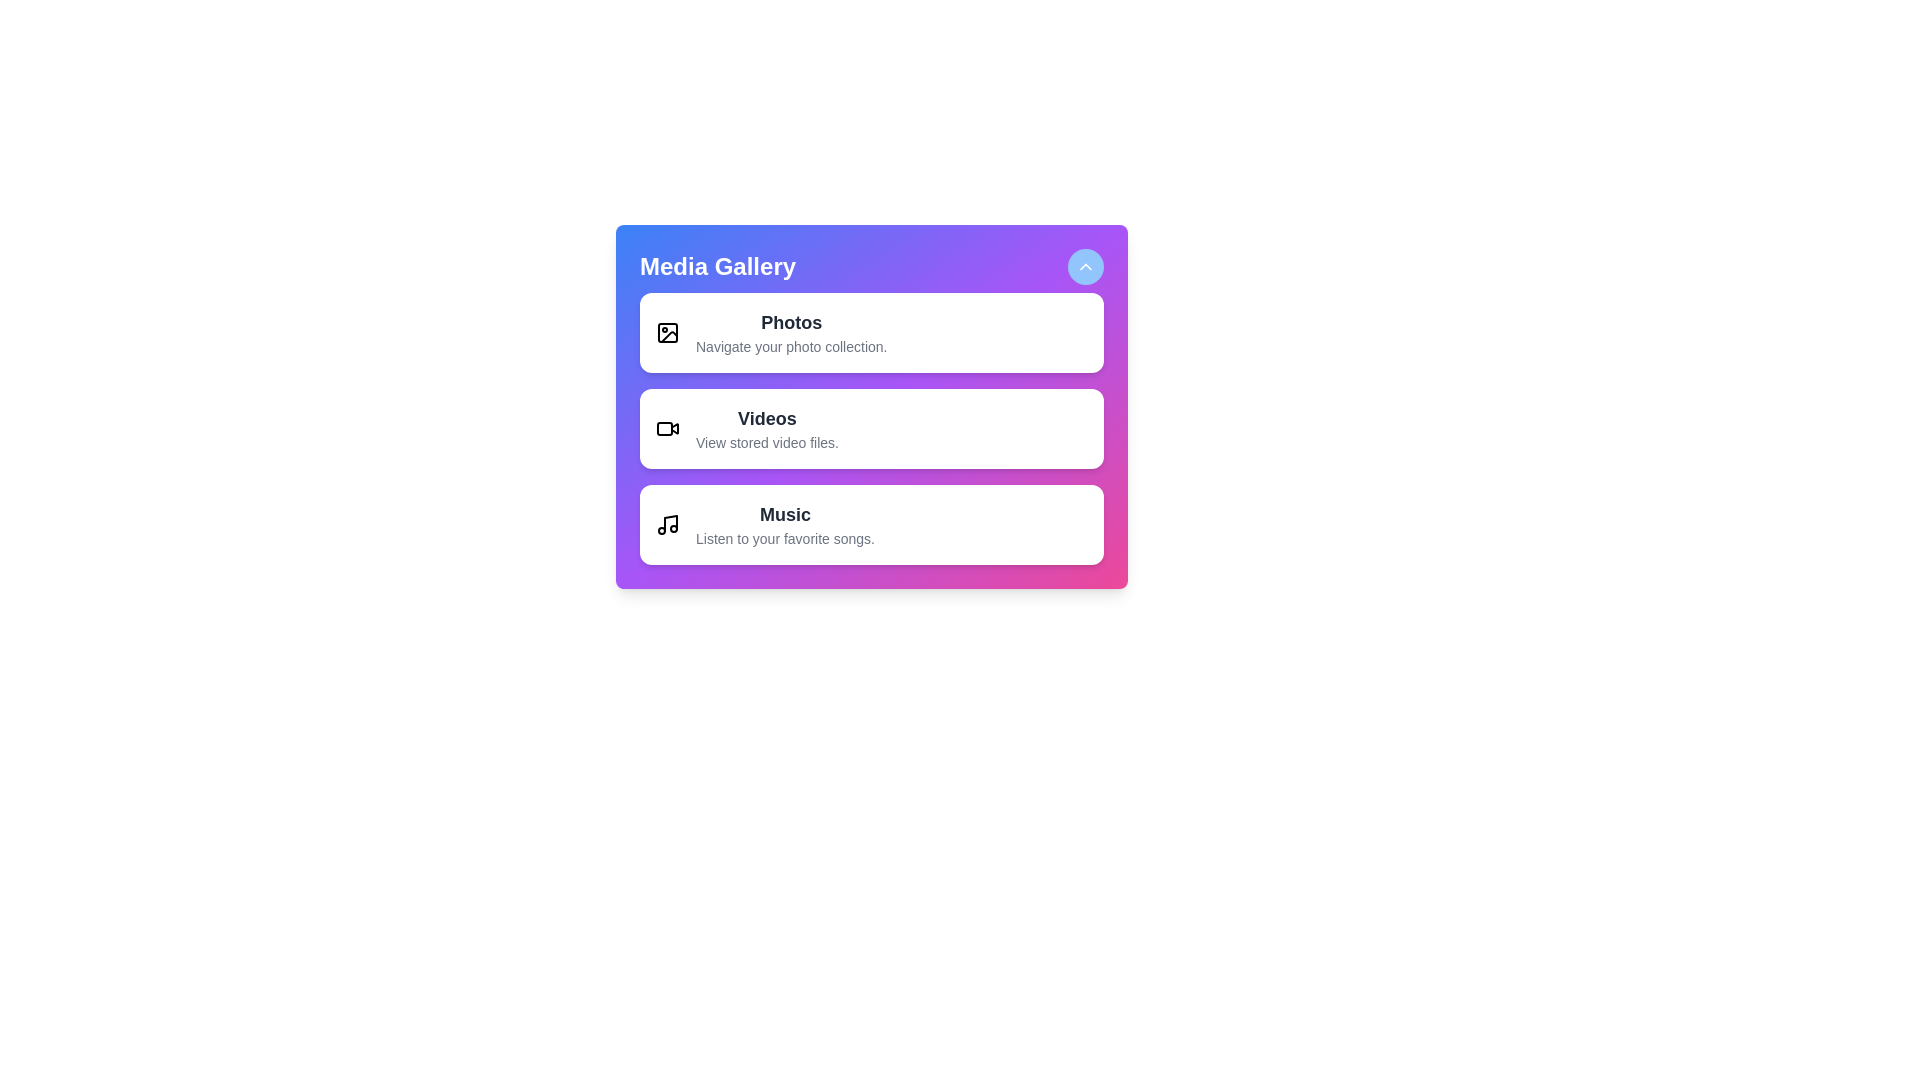 This screenshot has width=1920, height=1080. Describe the element at coordinates (872, 523) in the screenshot. I see `the media type Music from the list` at that location.